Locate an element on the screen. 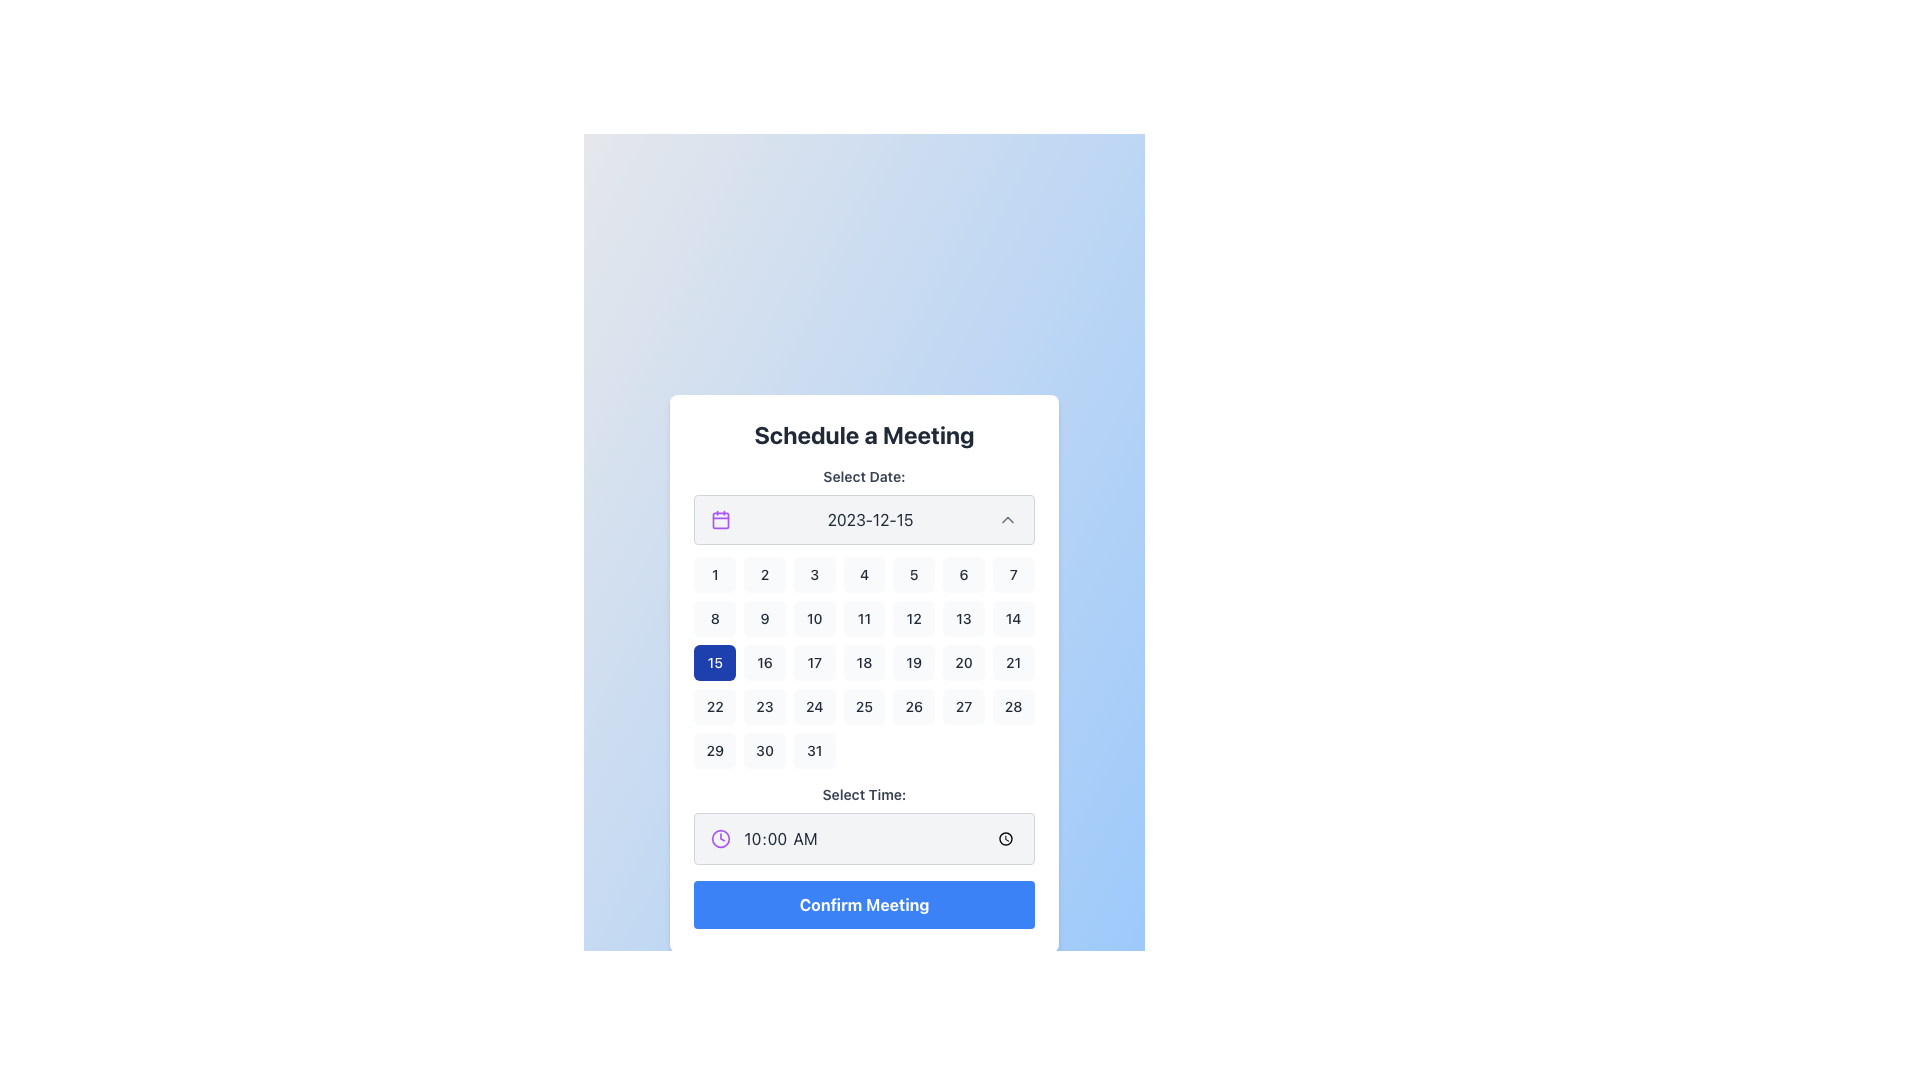 Image resolution: width=1920 pixels, height=1080 pixels. the selectable date button '24' on the calendar is located at coordinates (814, 705).